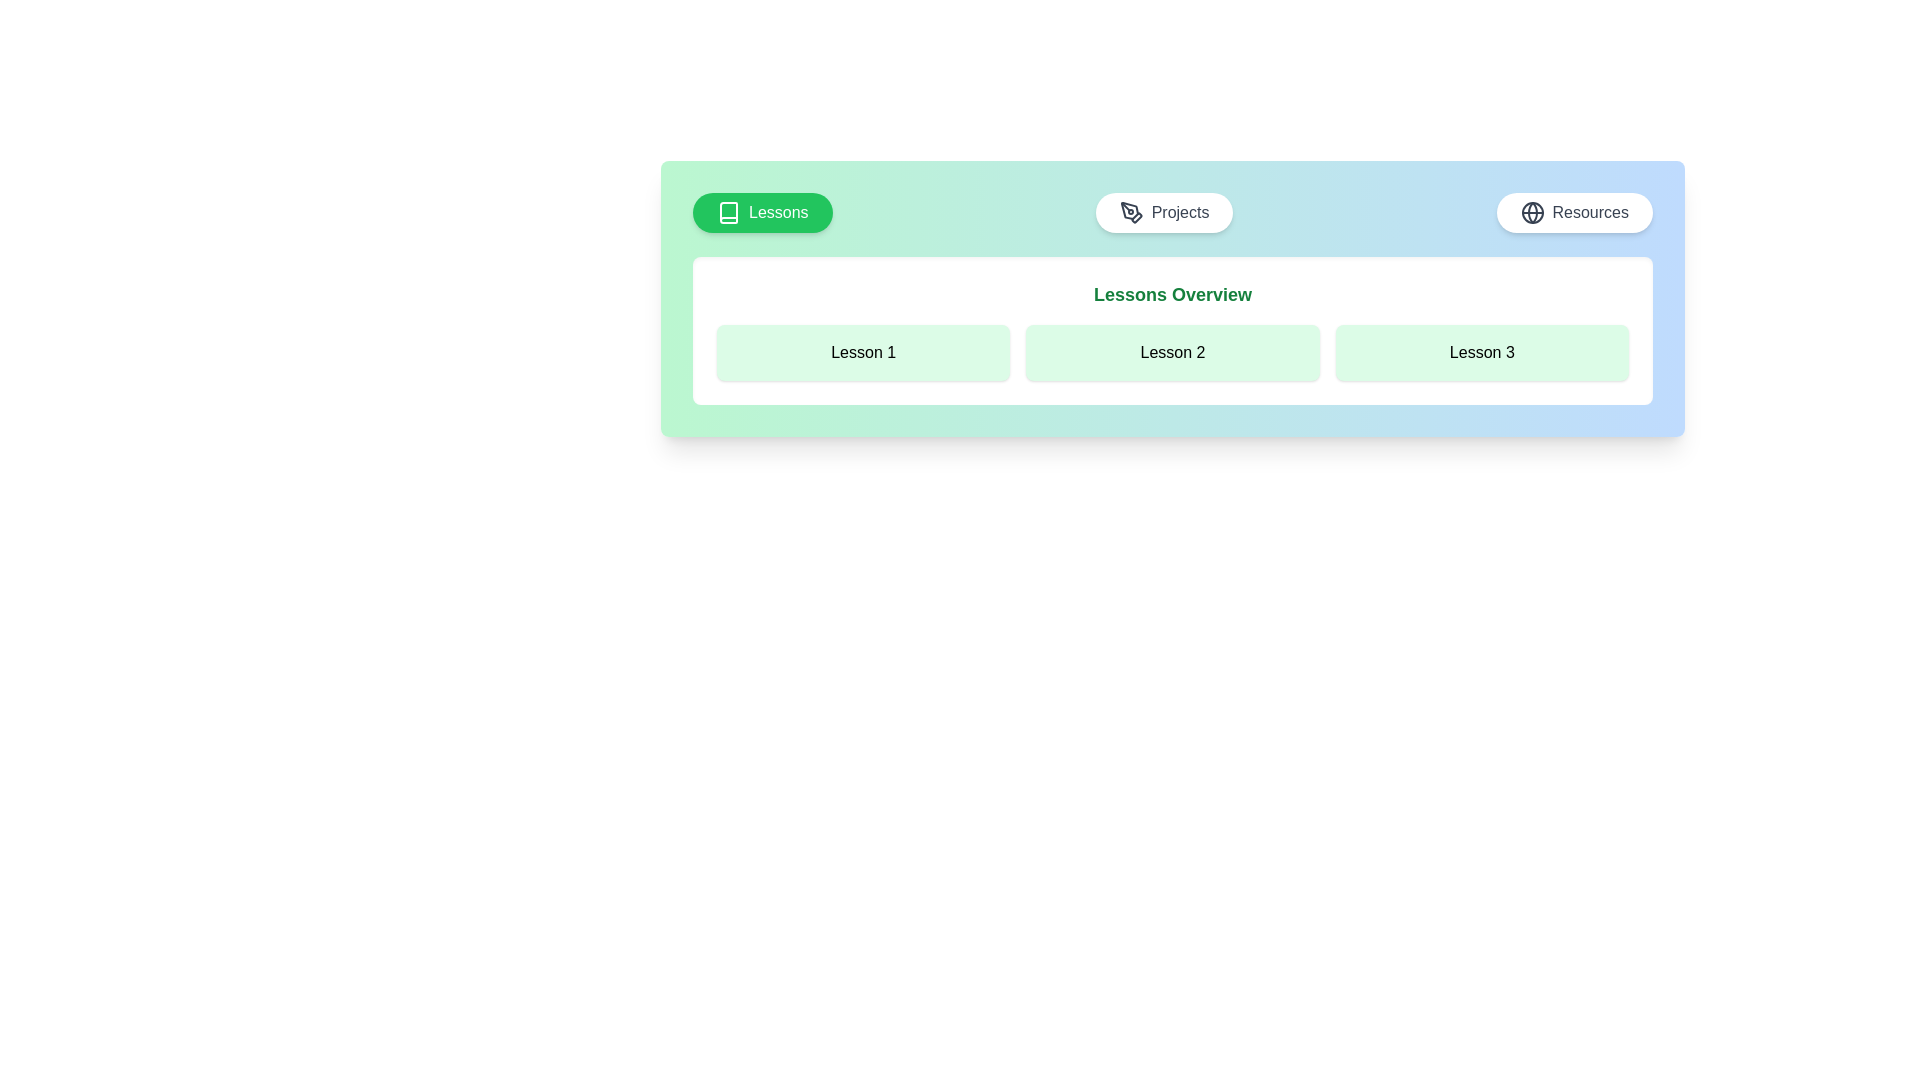 The width and height of the screenshot is (1920, 1080). What do you see at coordinates (1531, 212) in the screenshot?
I see `the central circle of the globe icon within the SVG graphic to trigger its interactive functionality` at bounding box center [1531, 212].